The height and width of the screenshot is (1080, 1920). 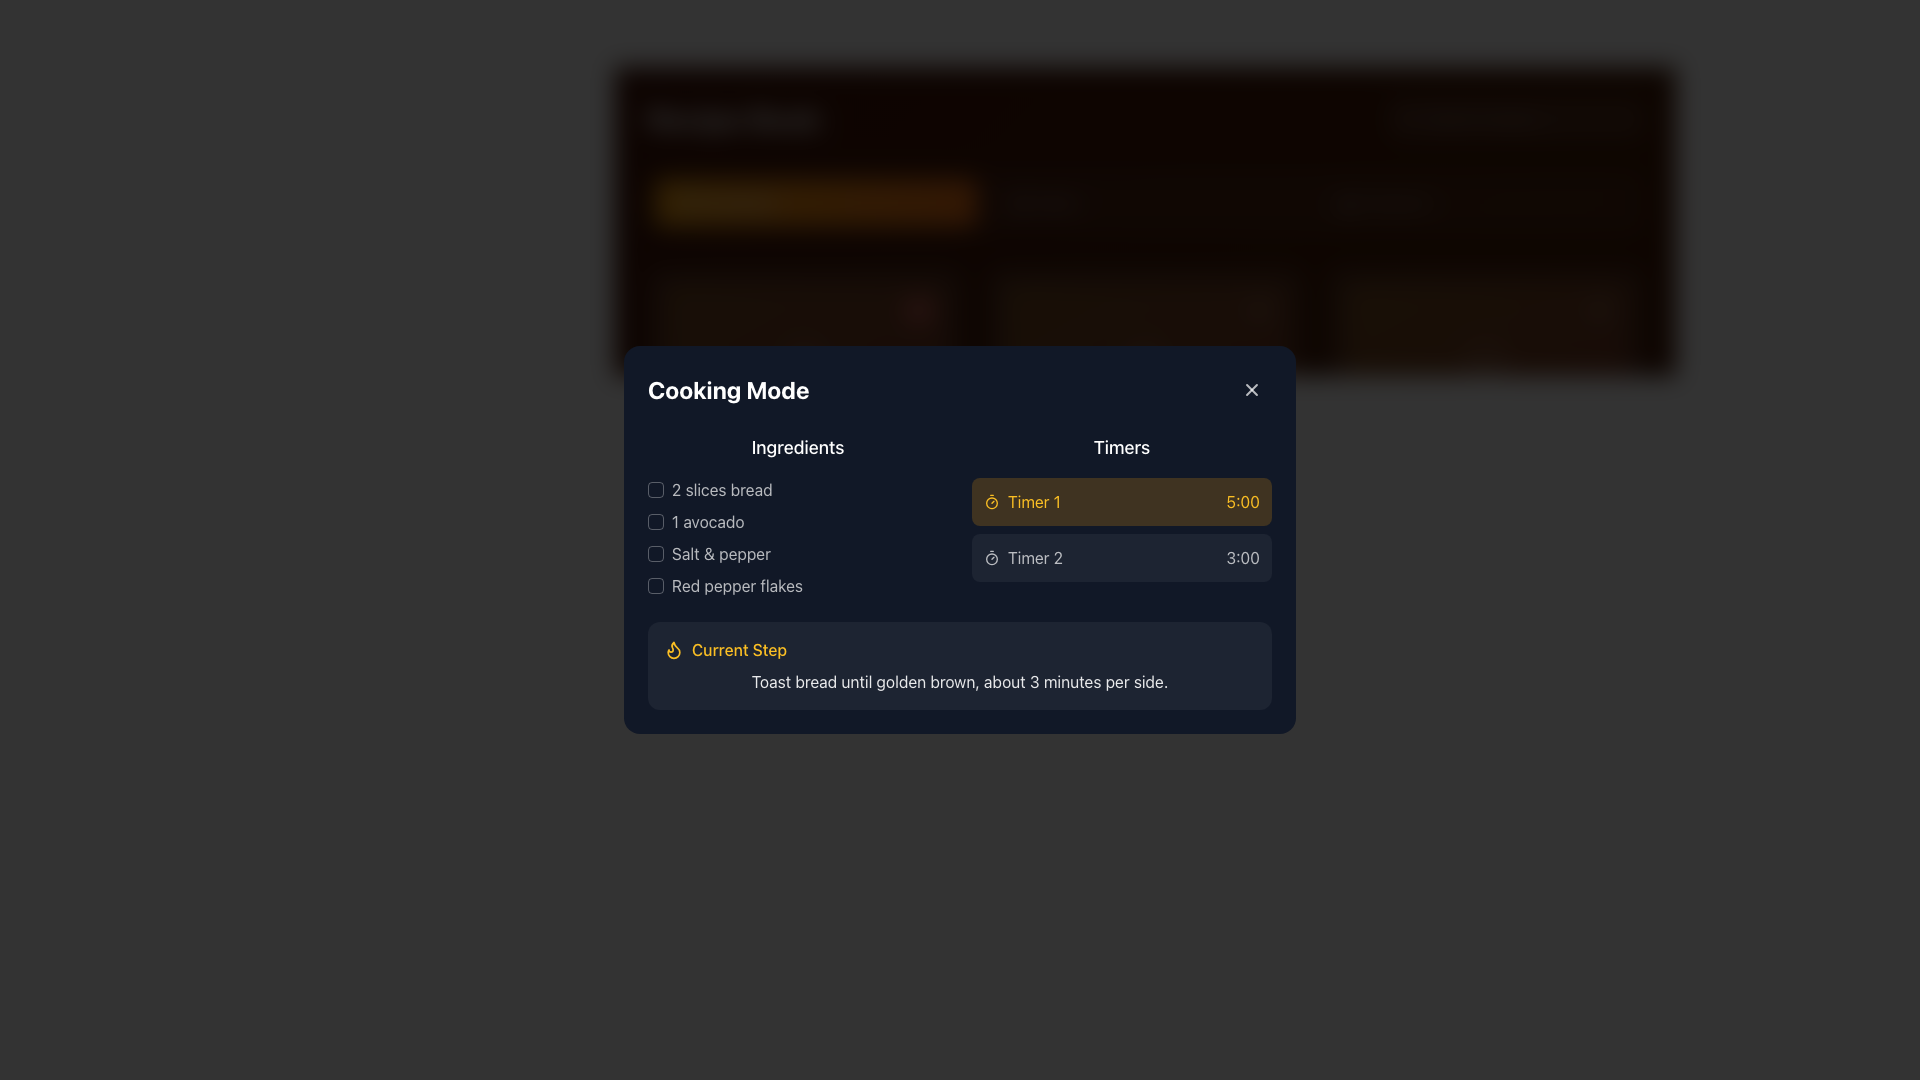 I want to click on the SVG circle that is part of the timer icon in the 'Timers' section of the 'Cooking Mode' interface, located next to 'Timer 1' and '5:00', so click(x=992, y=501).